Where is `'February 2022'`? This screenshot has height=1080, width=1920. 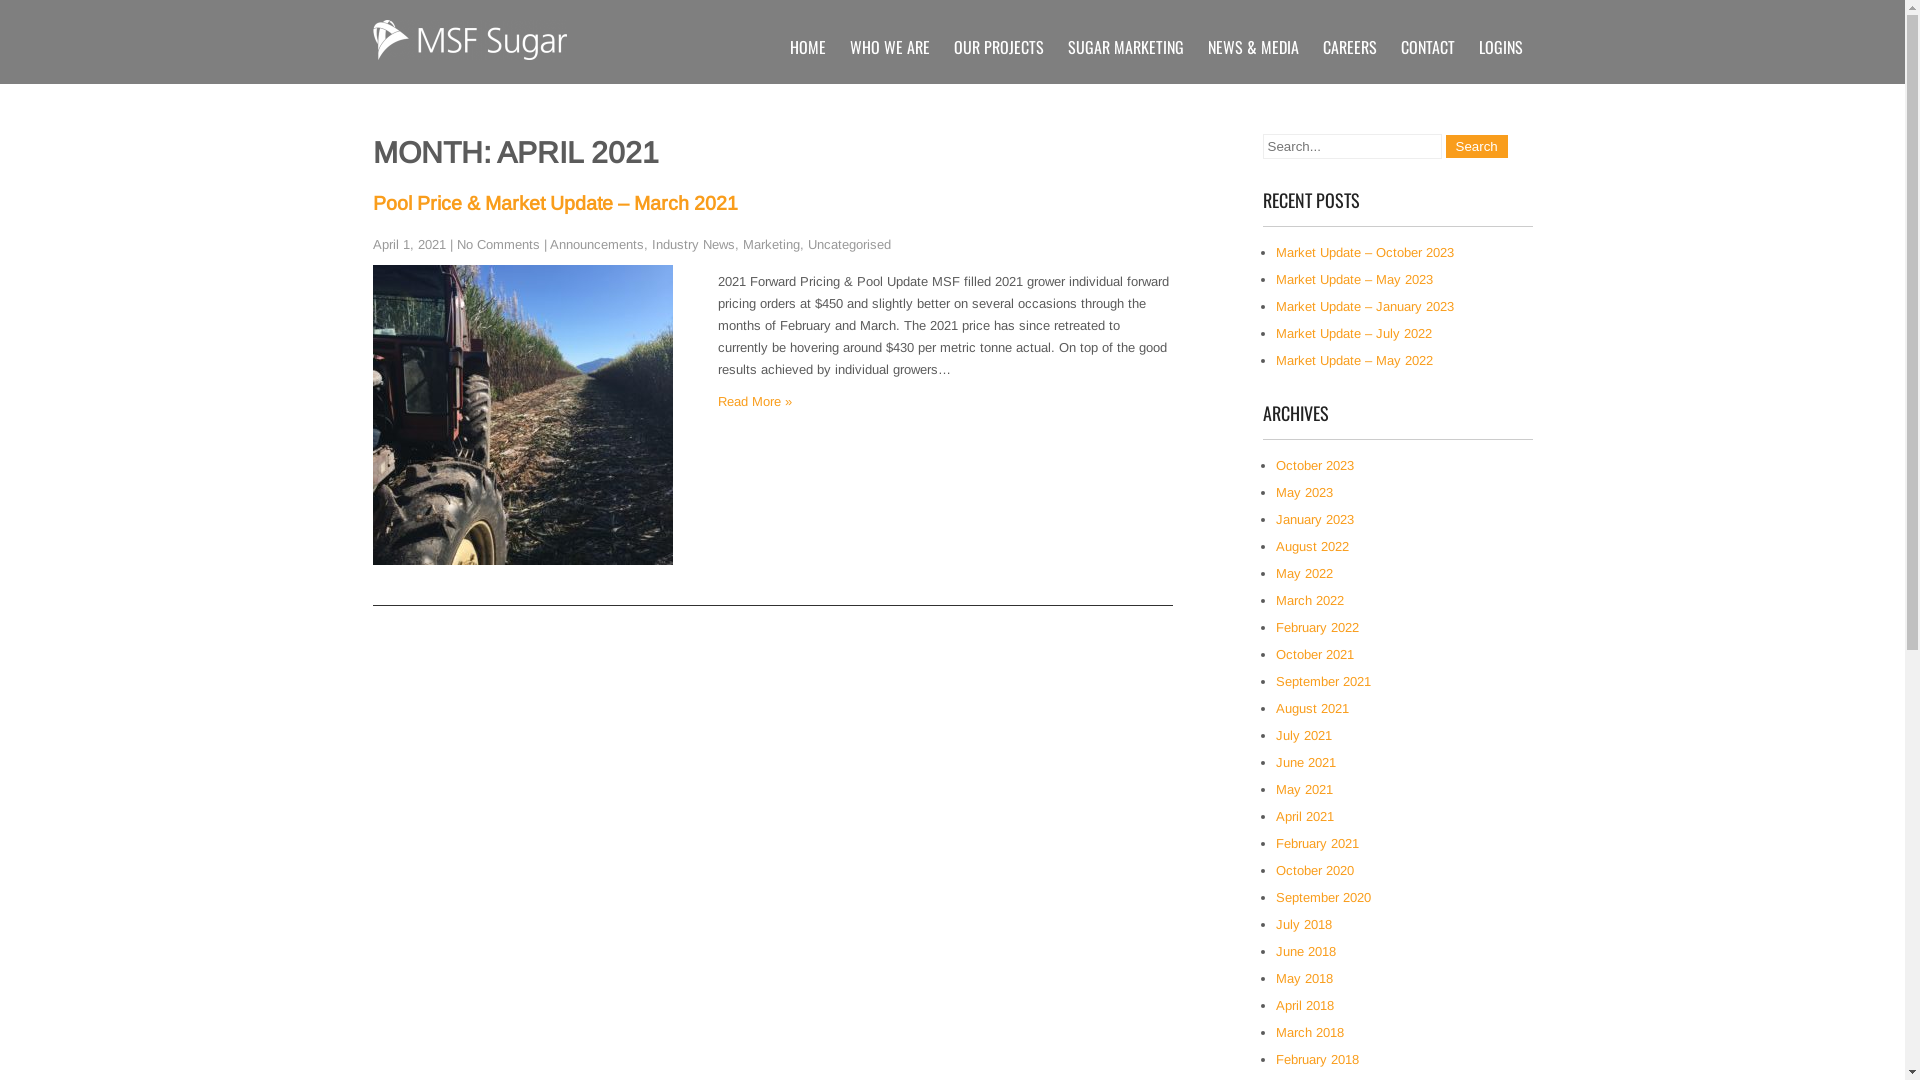
'February 2022' is located at coordinates (1317, 626).